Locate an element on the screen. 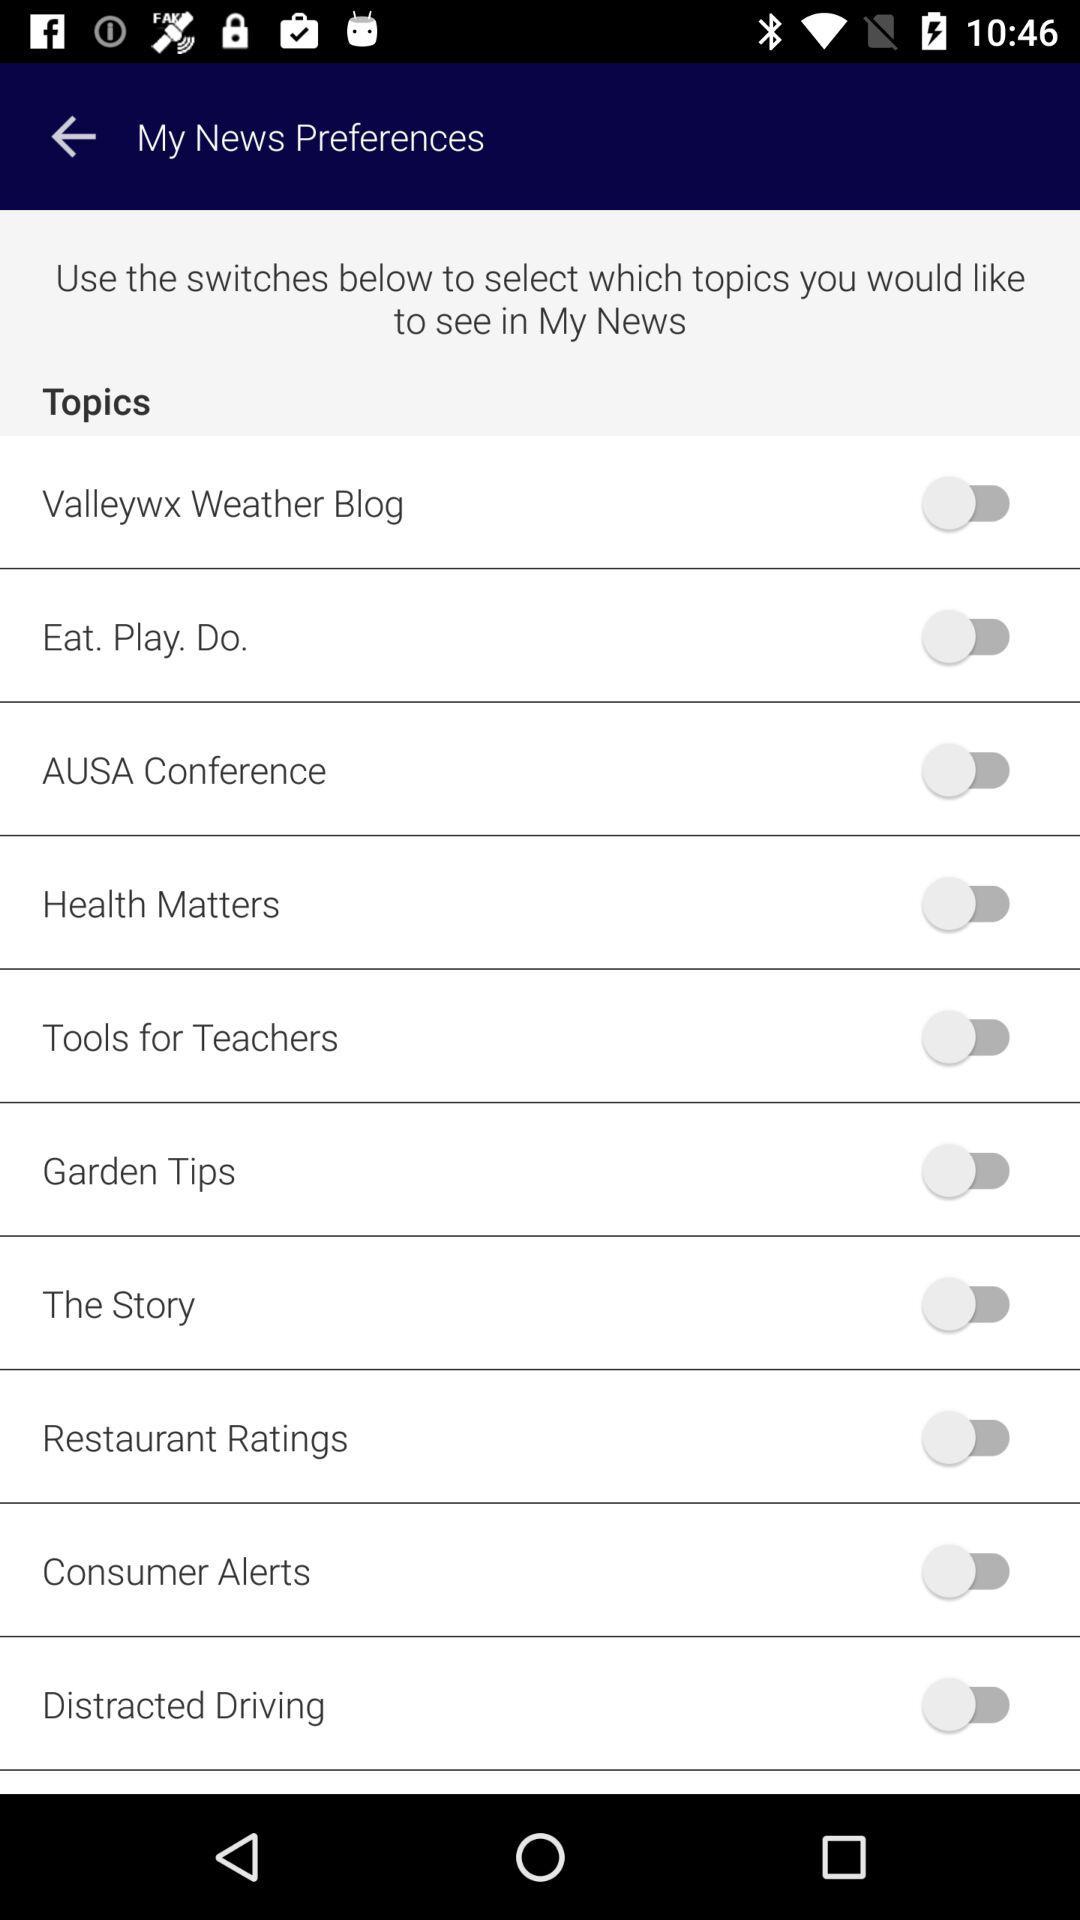 The image size is (1080, 1920). ausa slider is located at coordinates (974, 768).